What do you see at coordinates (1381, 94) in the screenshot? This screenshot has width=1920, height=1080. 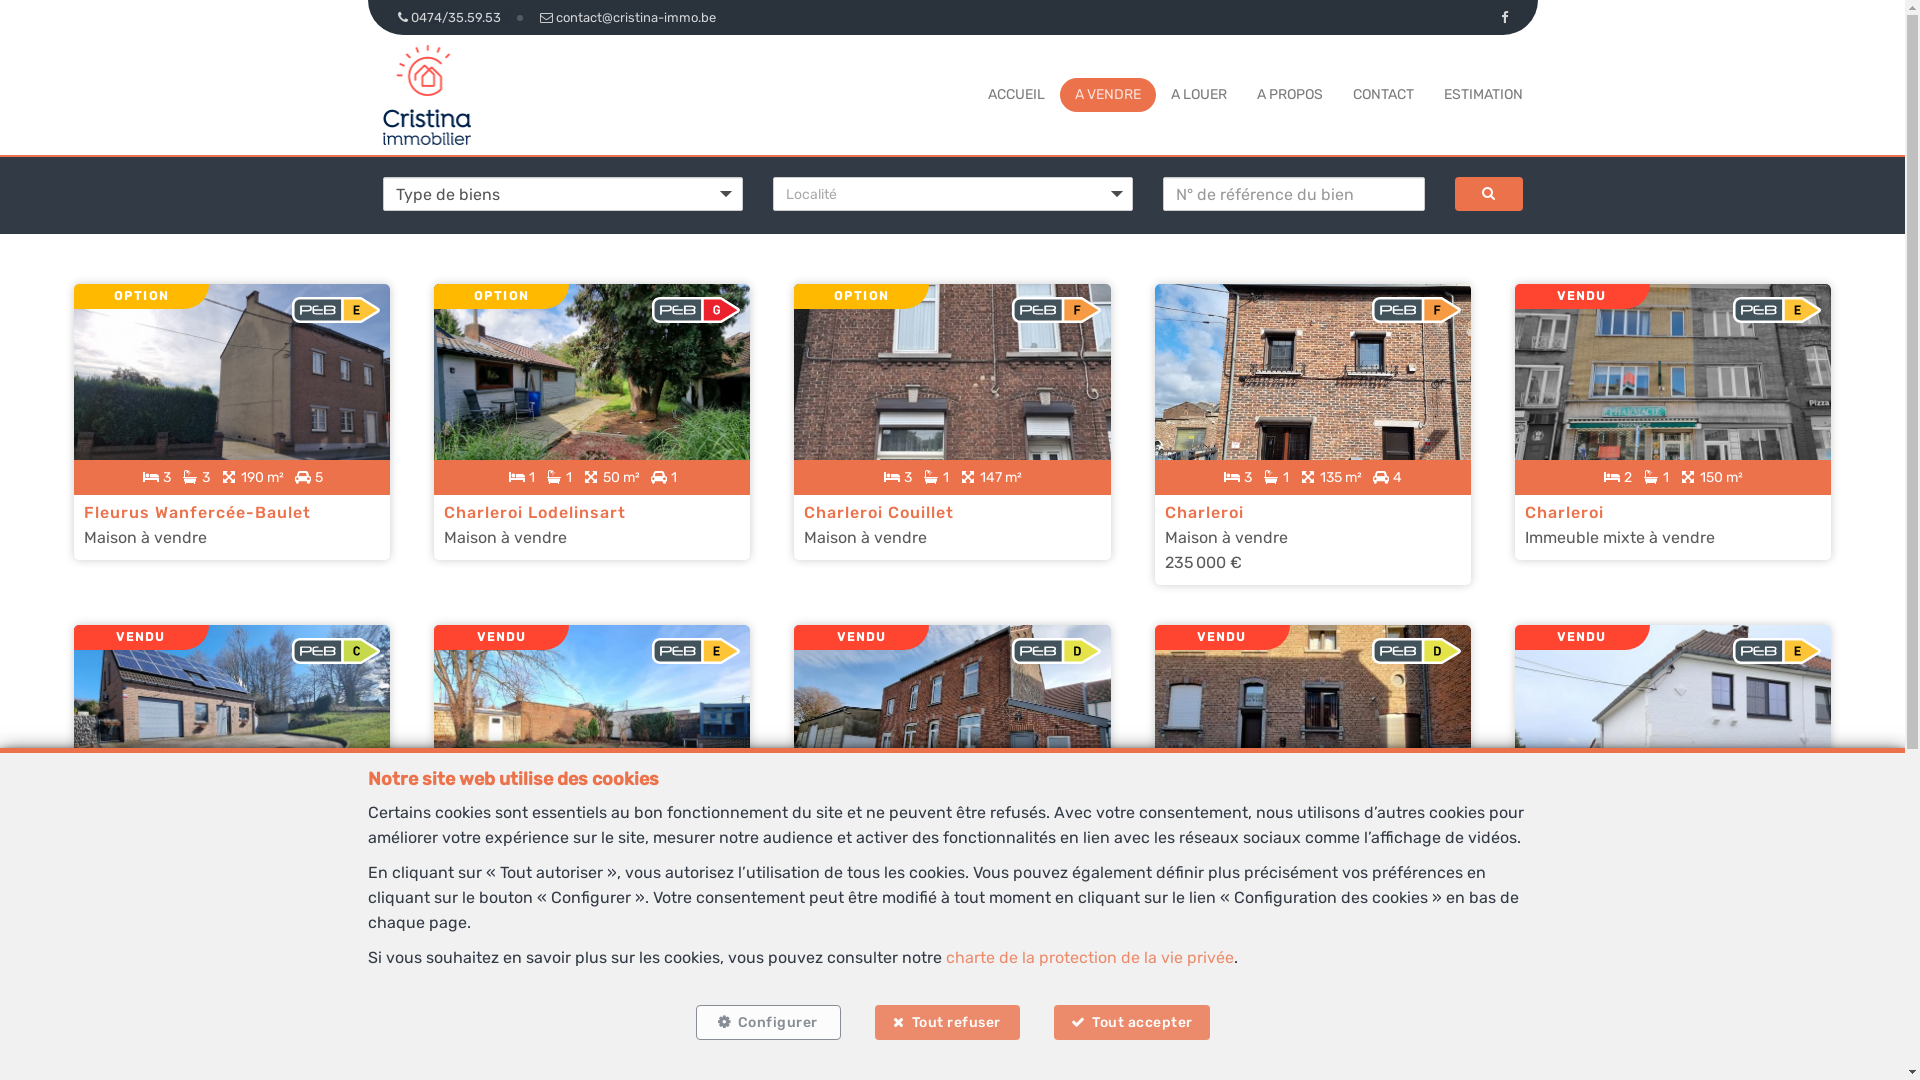 I see `'CONTACT'` at bounding box center [1381, 94].